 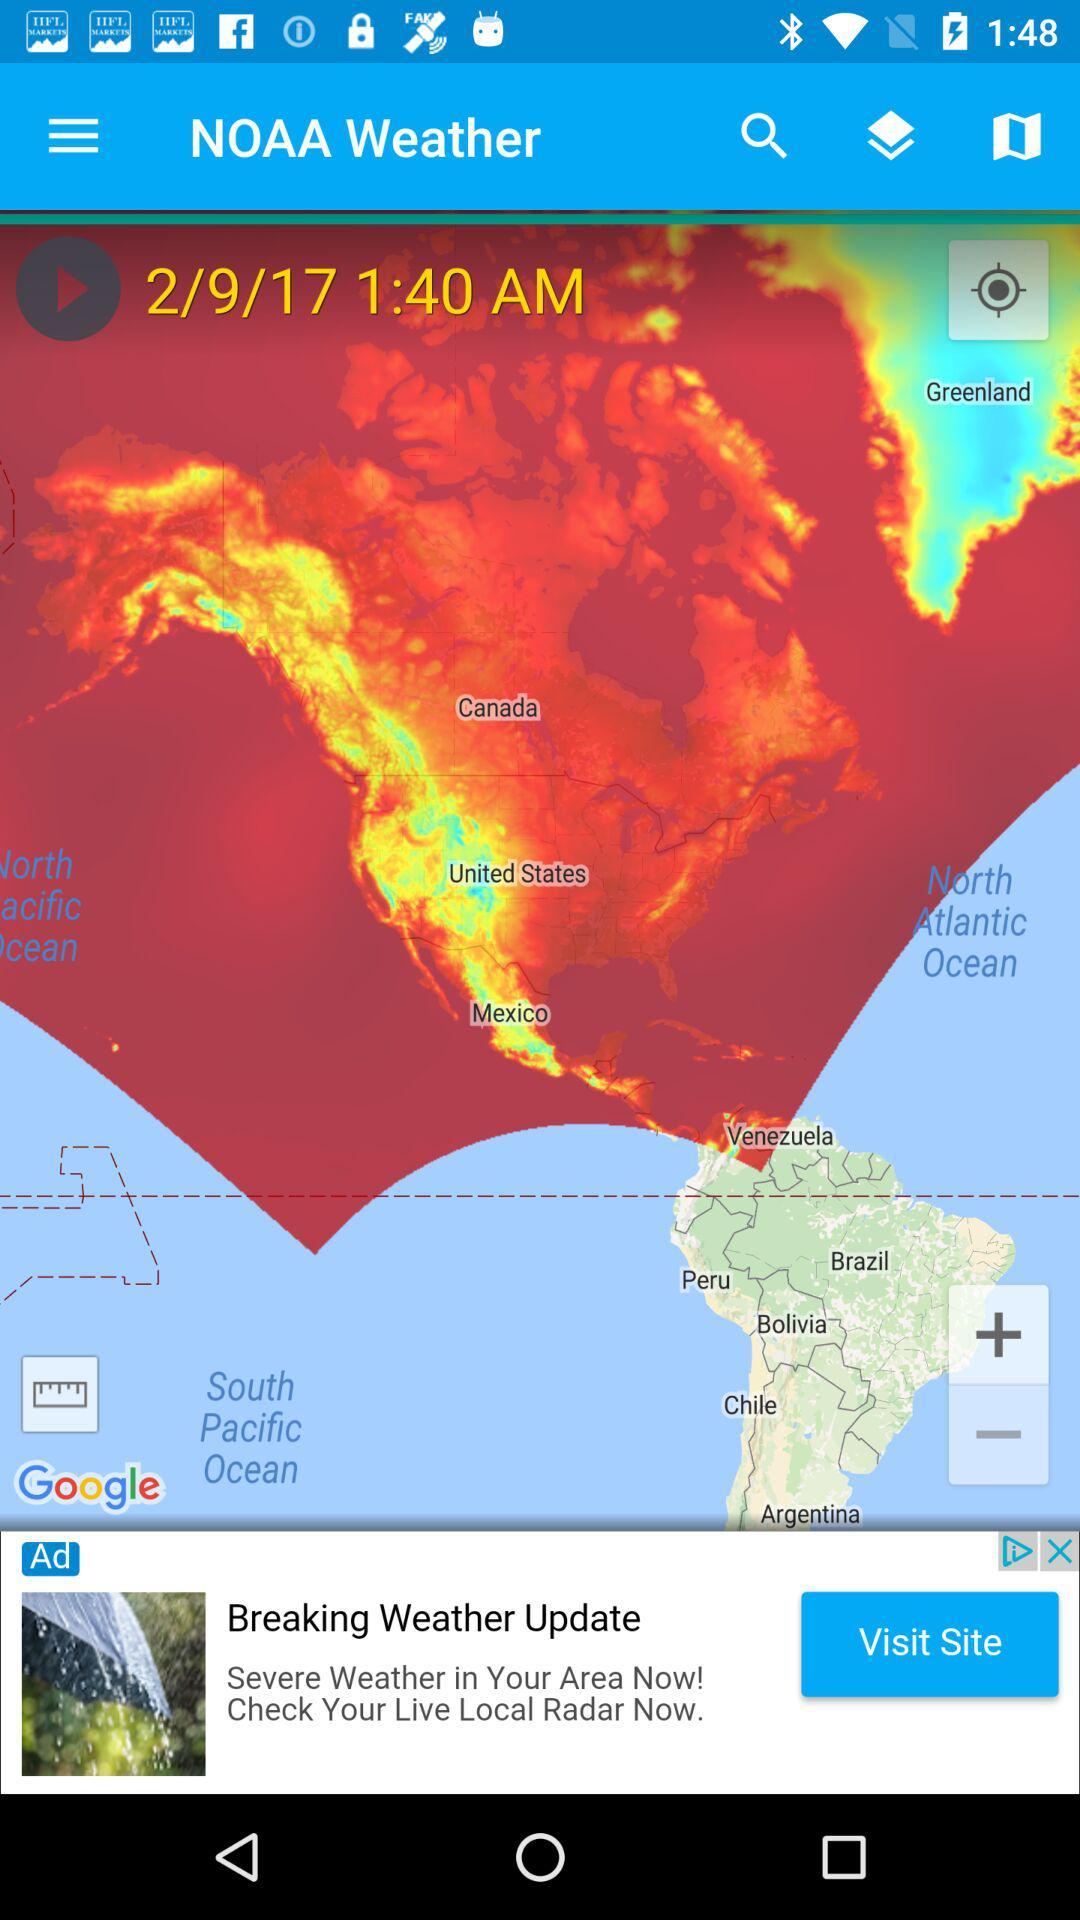 I want to click on show meter, so click(x=59, y=1393).